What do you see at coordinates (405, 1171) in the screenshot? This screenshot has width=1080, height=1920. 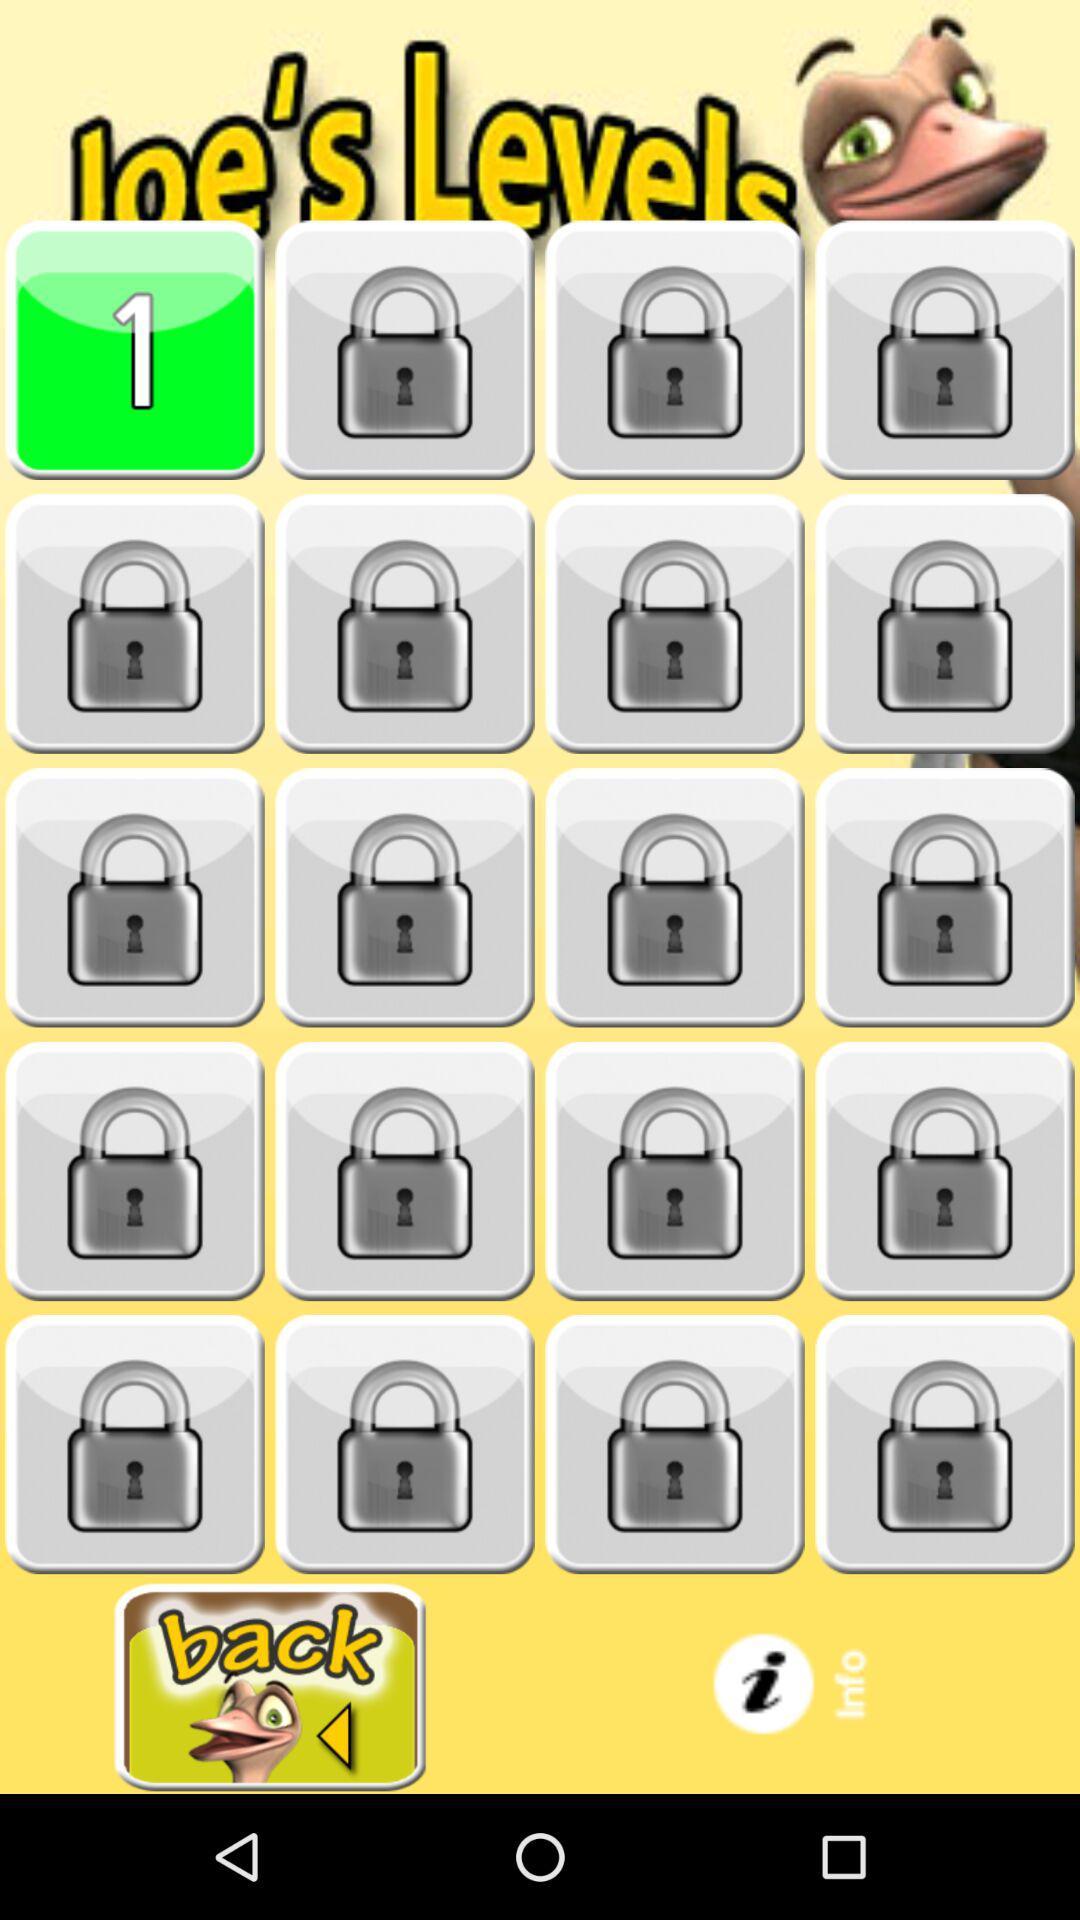 I see `this tile` at bounding box center [405, 1171].